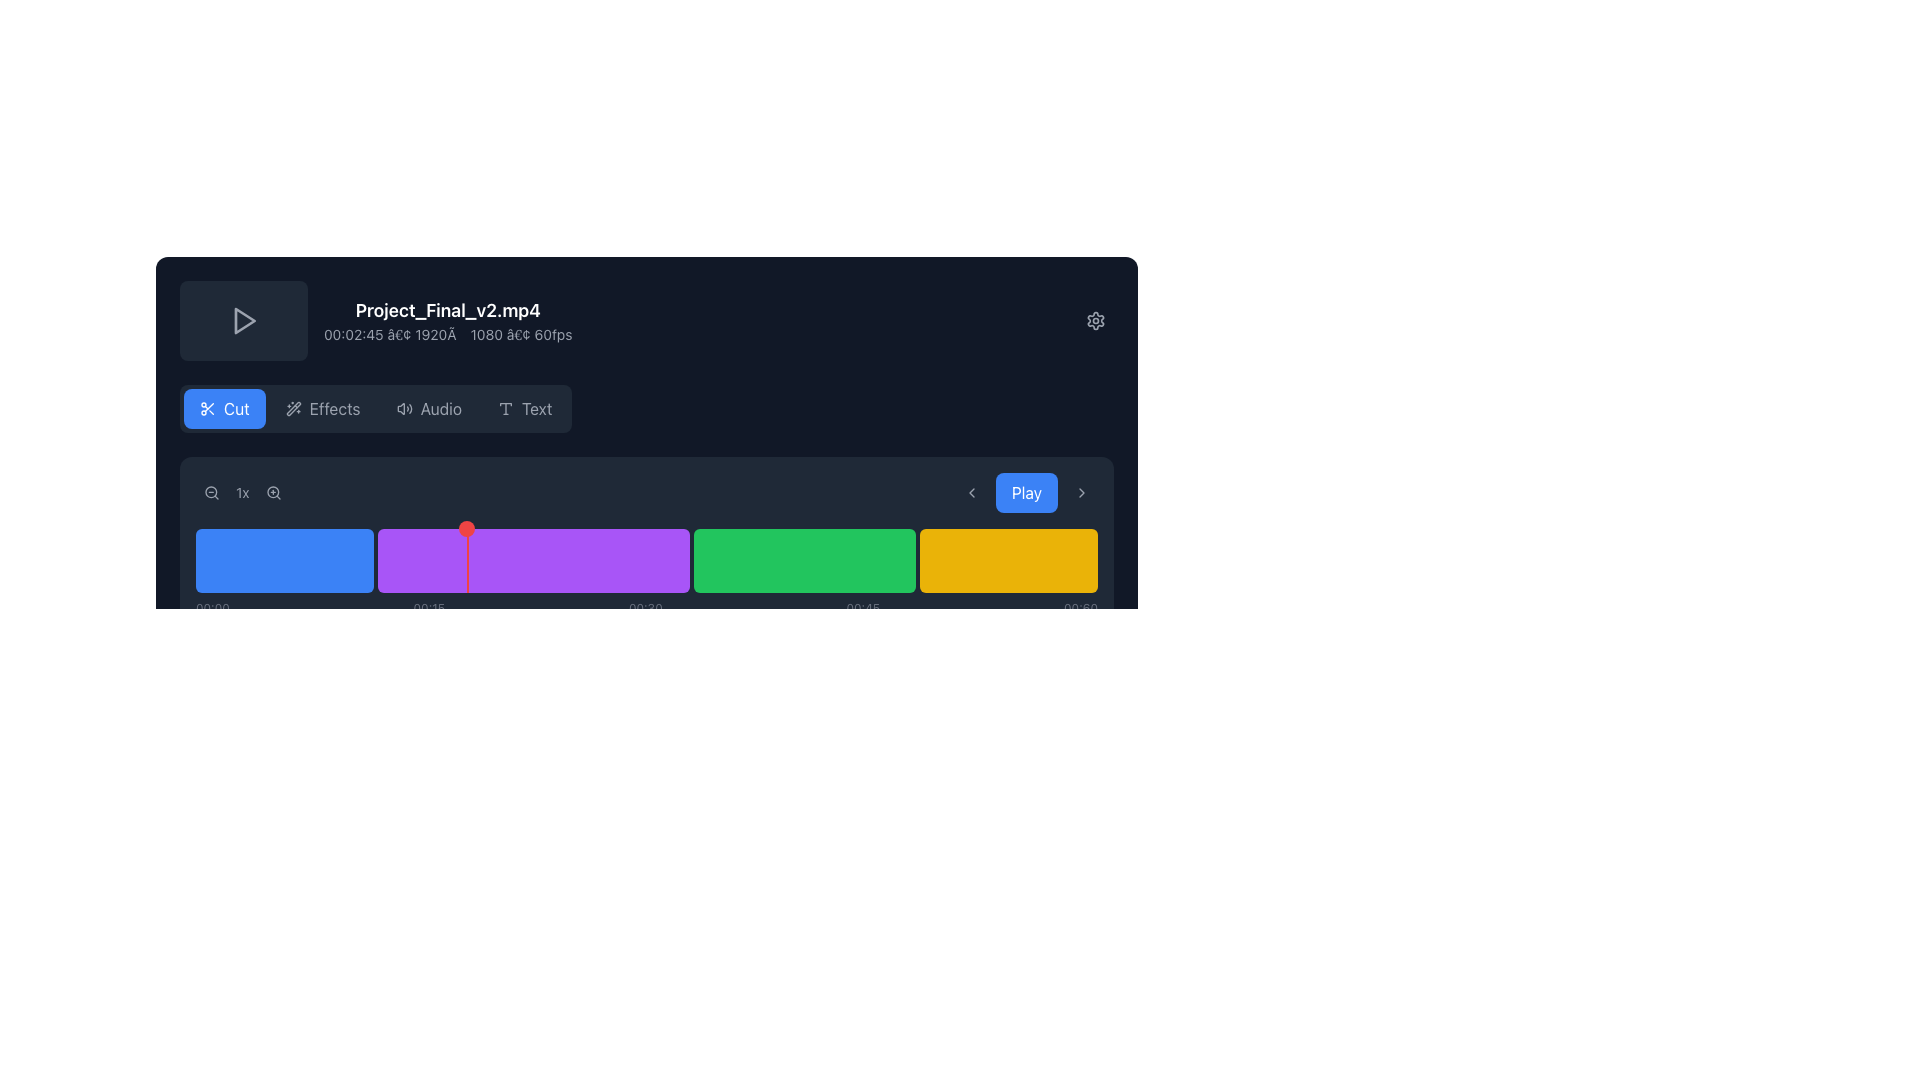 The image size is (1920, 1080). What do you see at coordinates (335, 407) in the screenshot?
I see `the 'Effects' button located in the top horizontal bar of the interface to observe its hover effect, which changes the text color from gray to white` at bounding box center [335, 407].